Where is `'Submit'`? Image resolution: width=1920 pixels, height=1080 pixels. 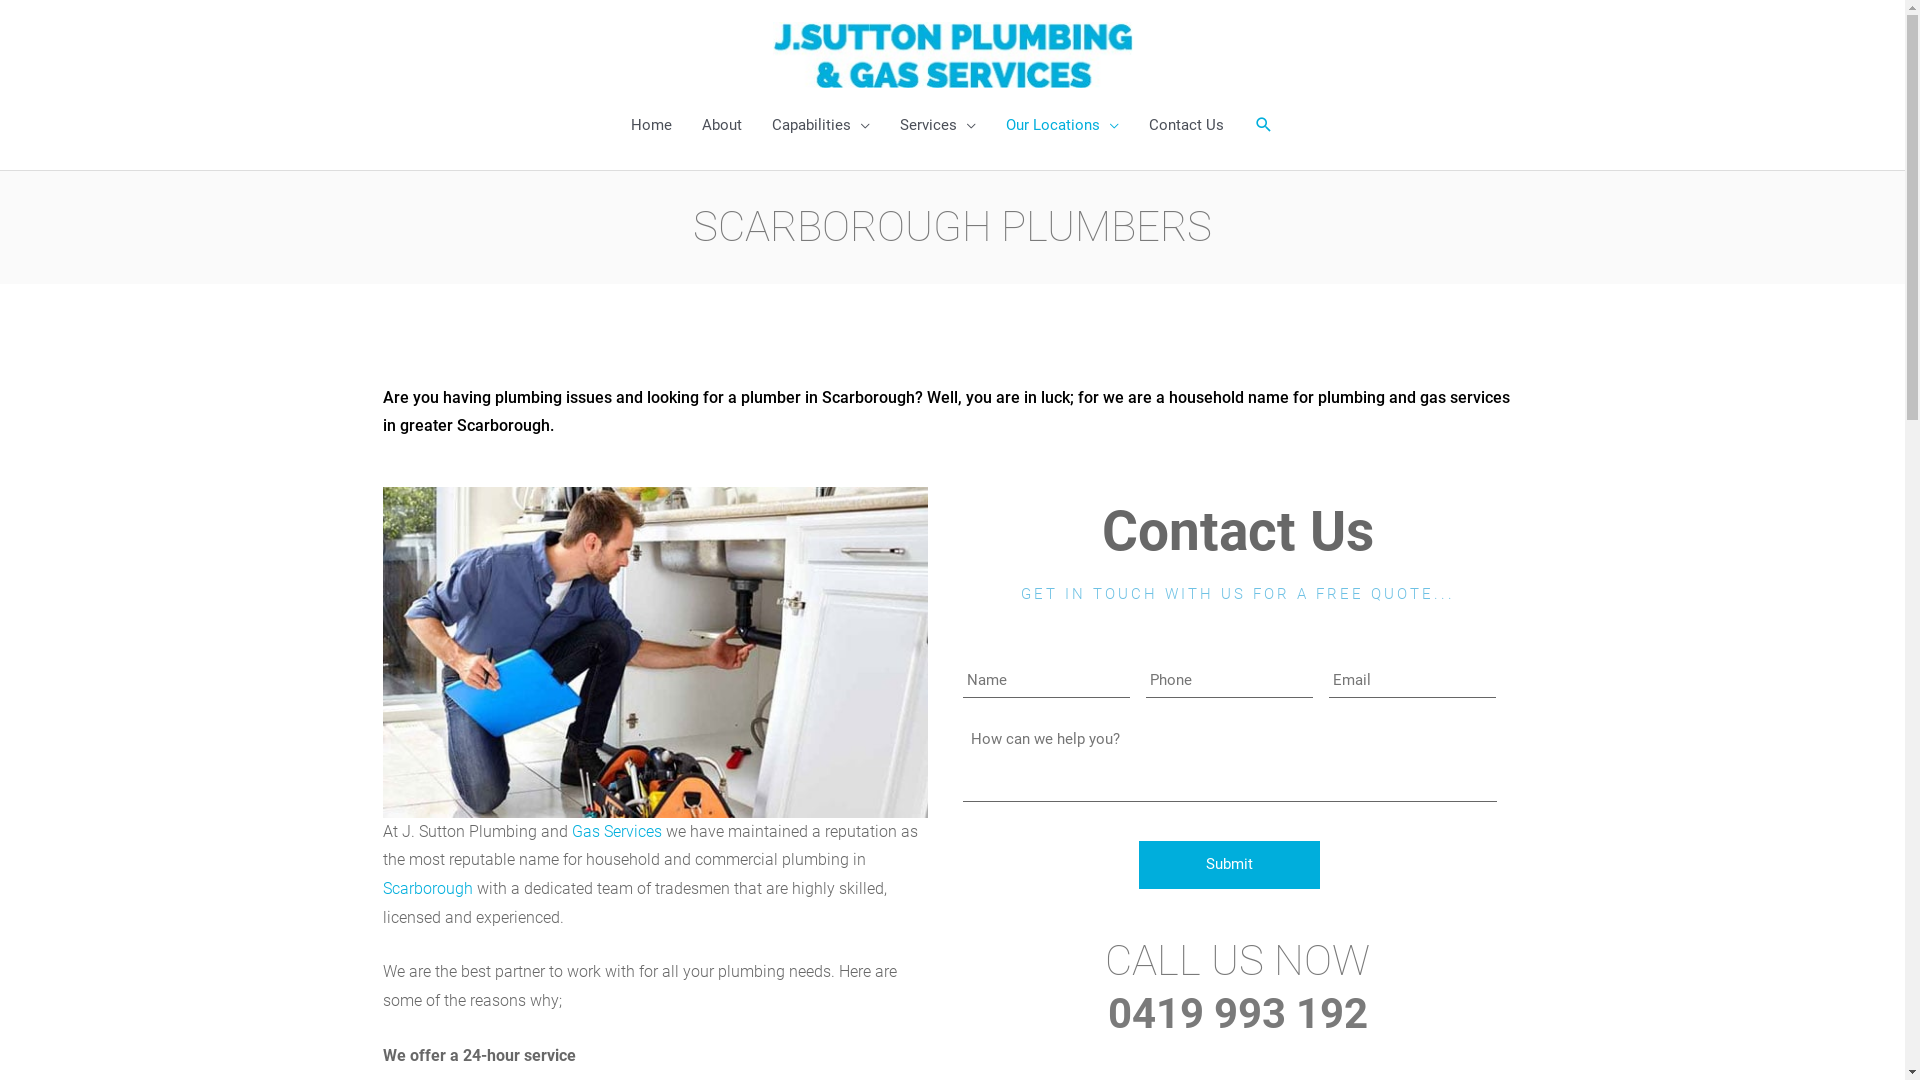 'Submit' is located at coordinates (1228, 863).